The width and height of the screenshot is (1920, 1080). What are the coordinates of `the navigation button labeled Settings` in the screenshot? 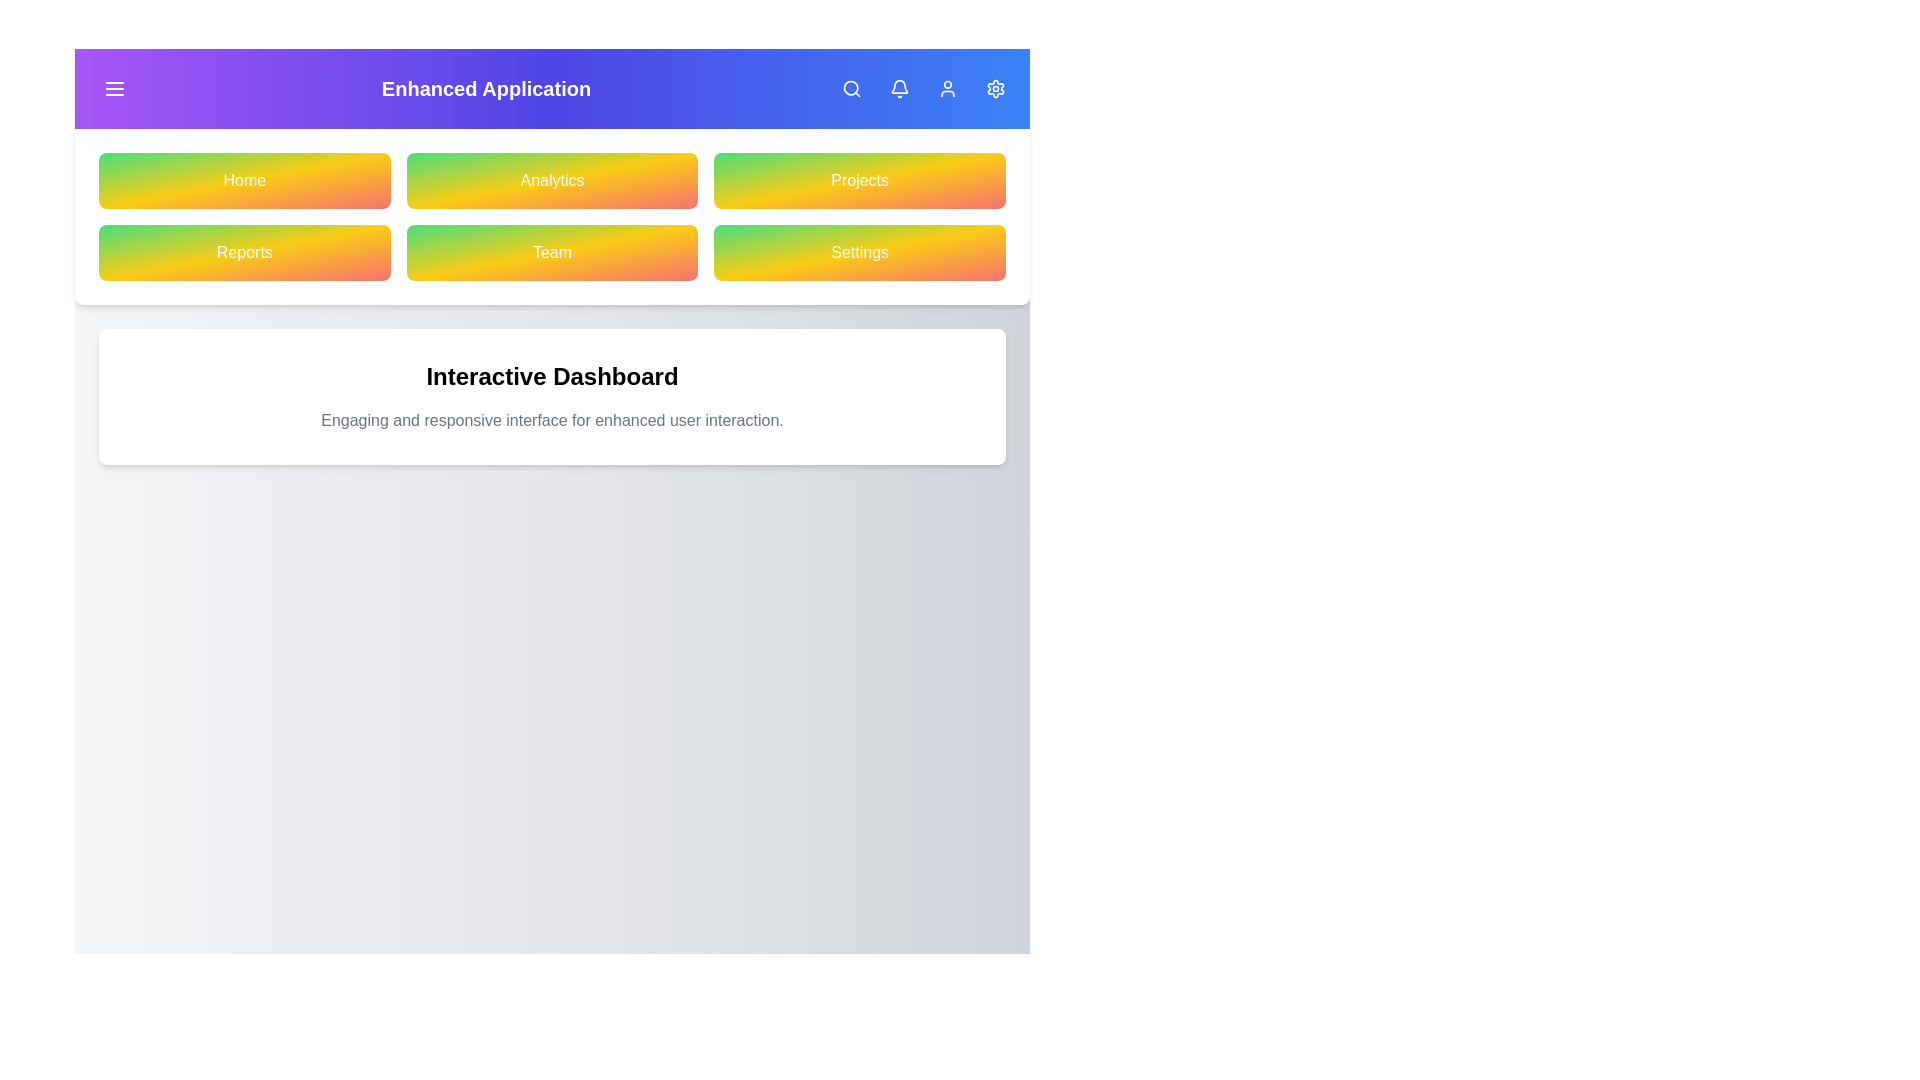 It's located at (860, 252).